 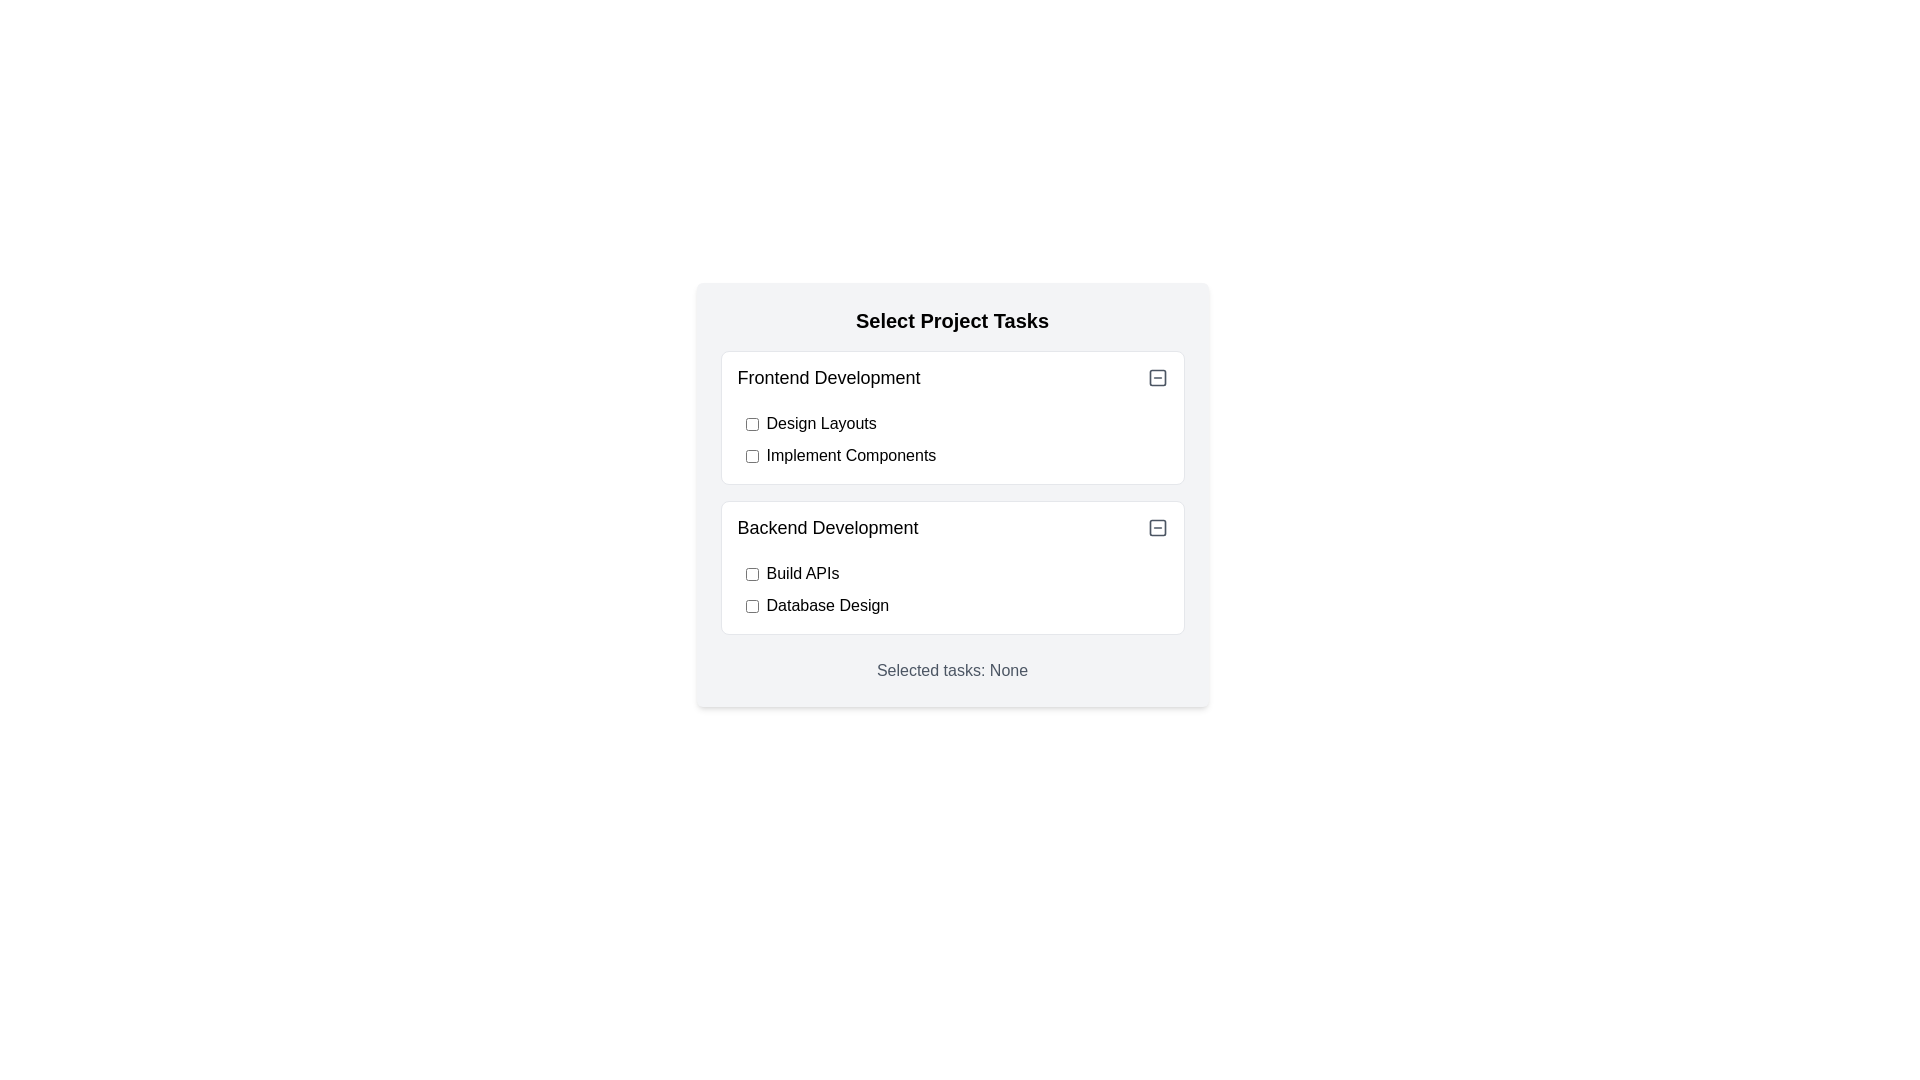 I want to click on the label displaying 'Implement Components', which is bold and located next to a checkbox in the 'Frontend Development' section of the 'Select Project Tasks' panel, so click(x=851, y=455).